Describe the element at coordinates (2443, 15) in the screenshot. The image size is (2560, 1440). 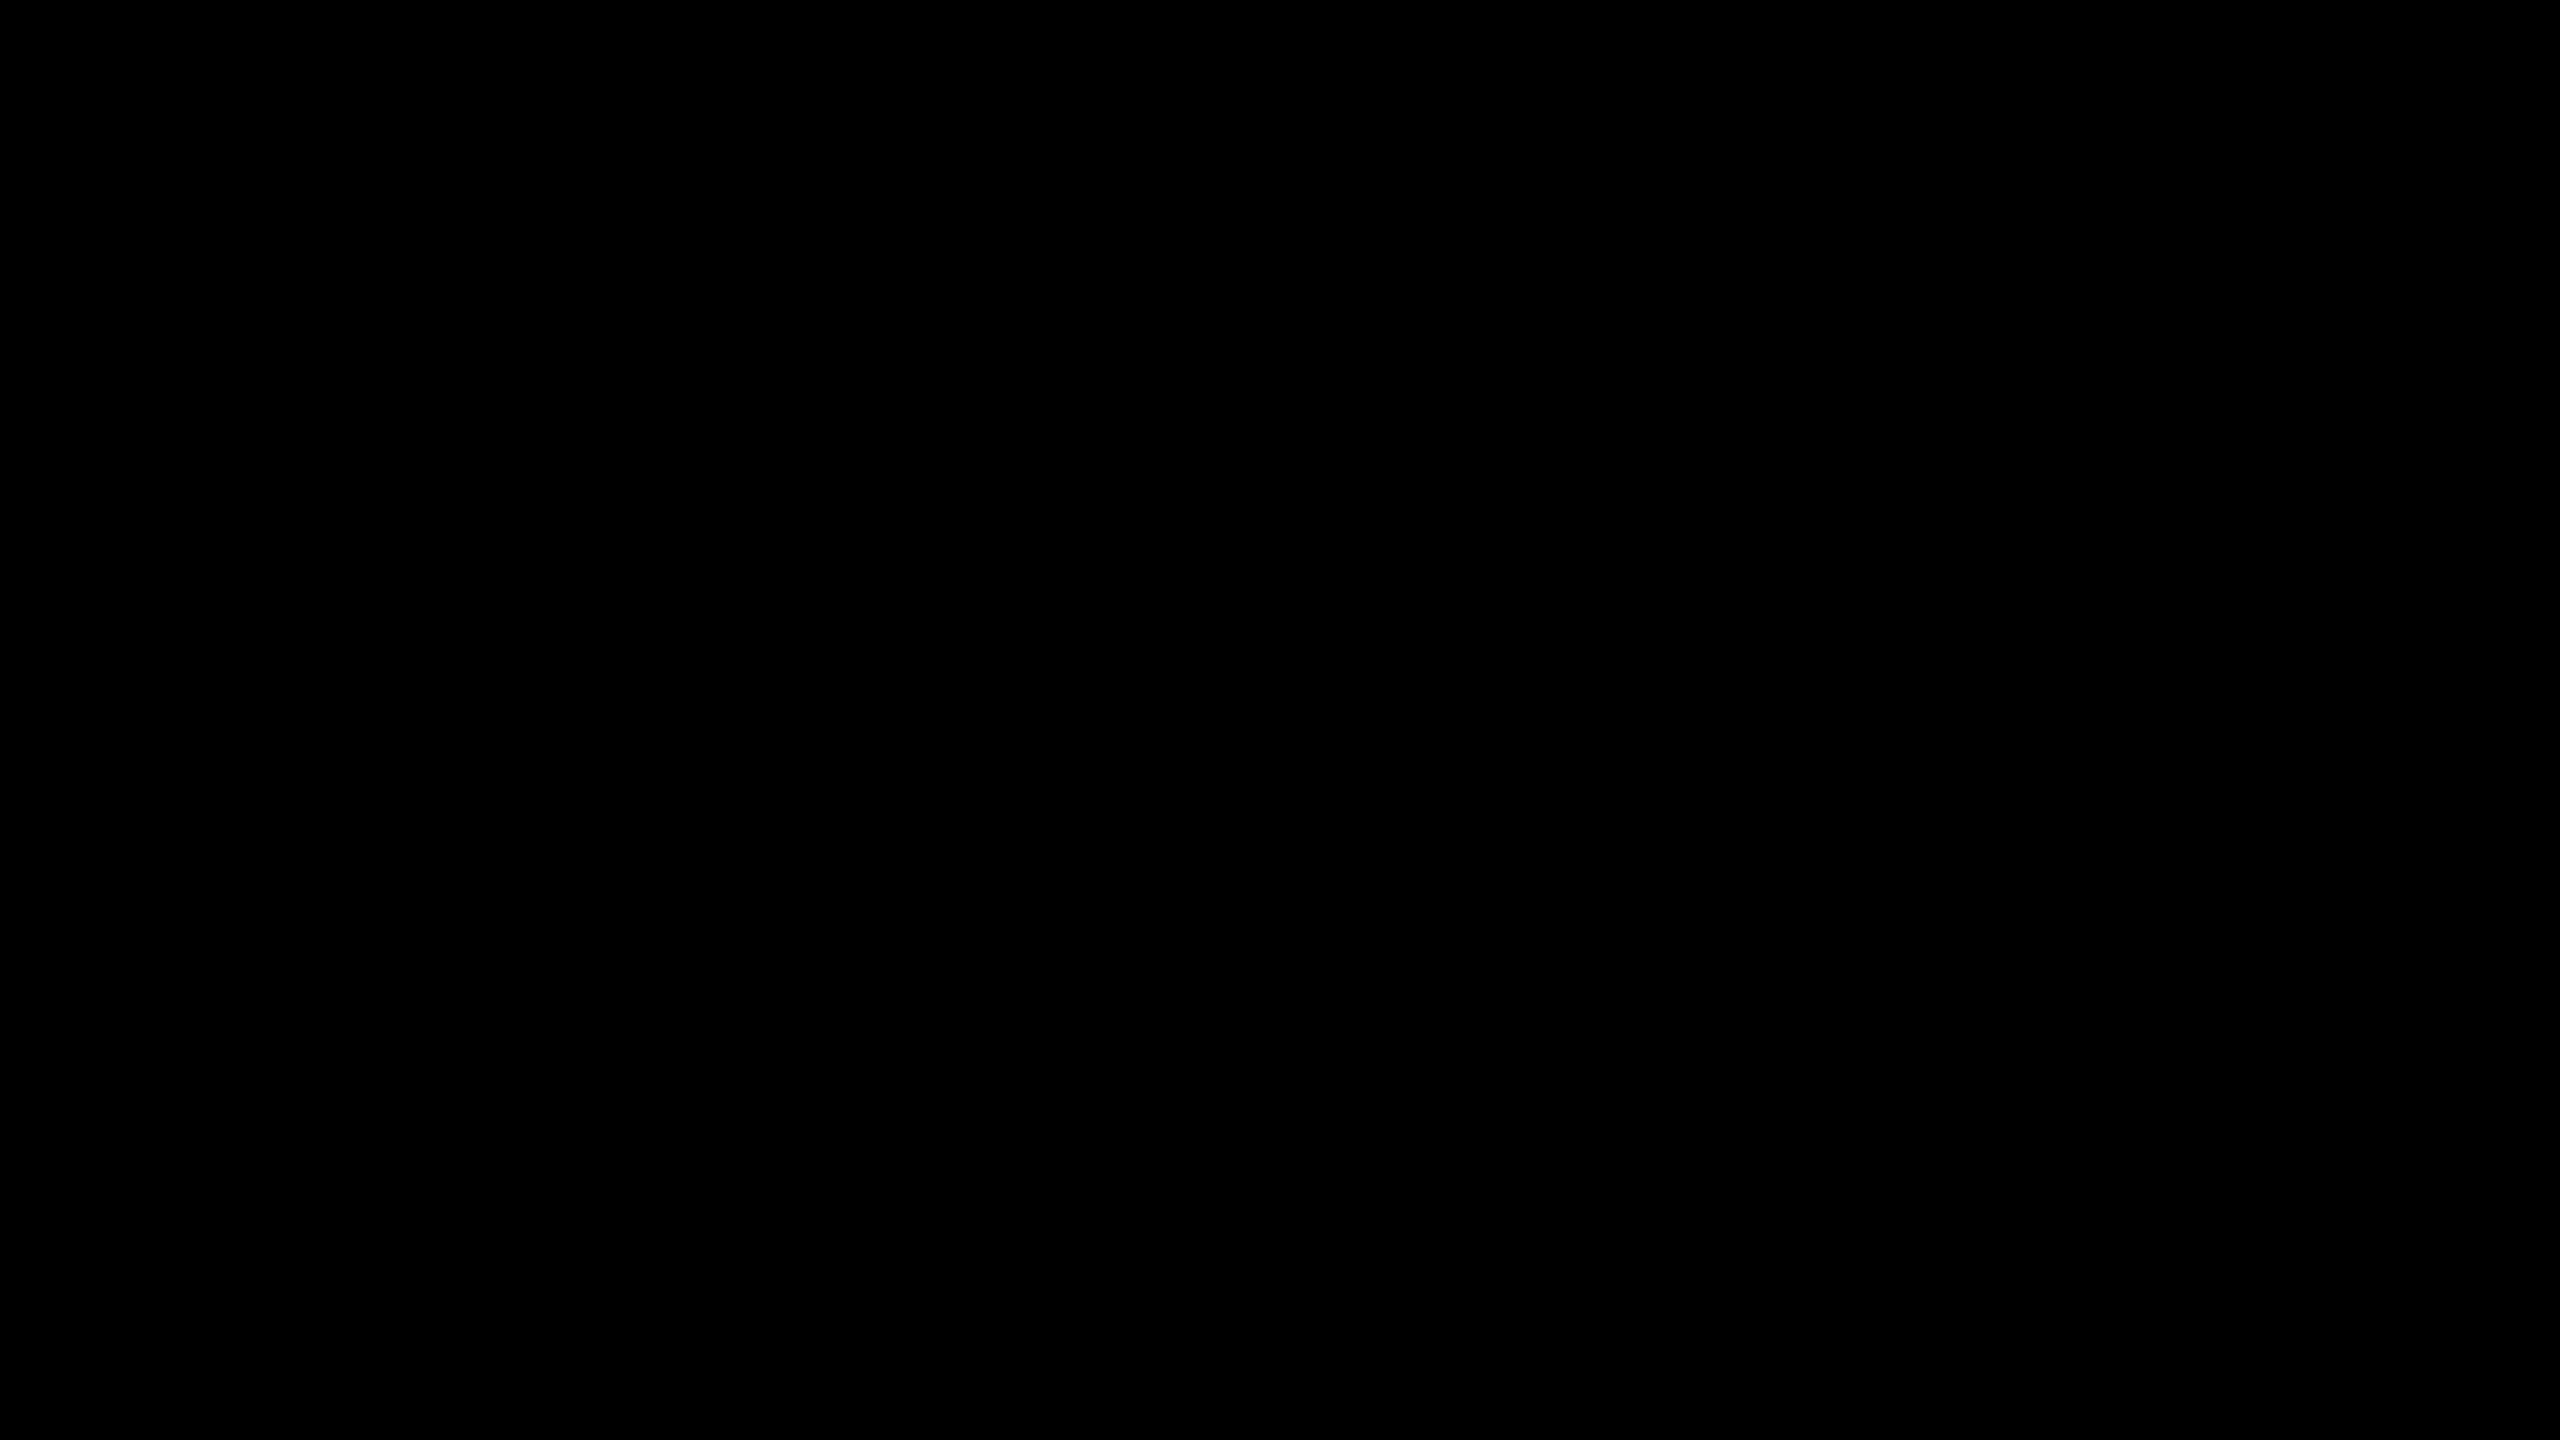
I see `'Minimize'` at that location.